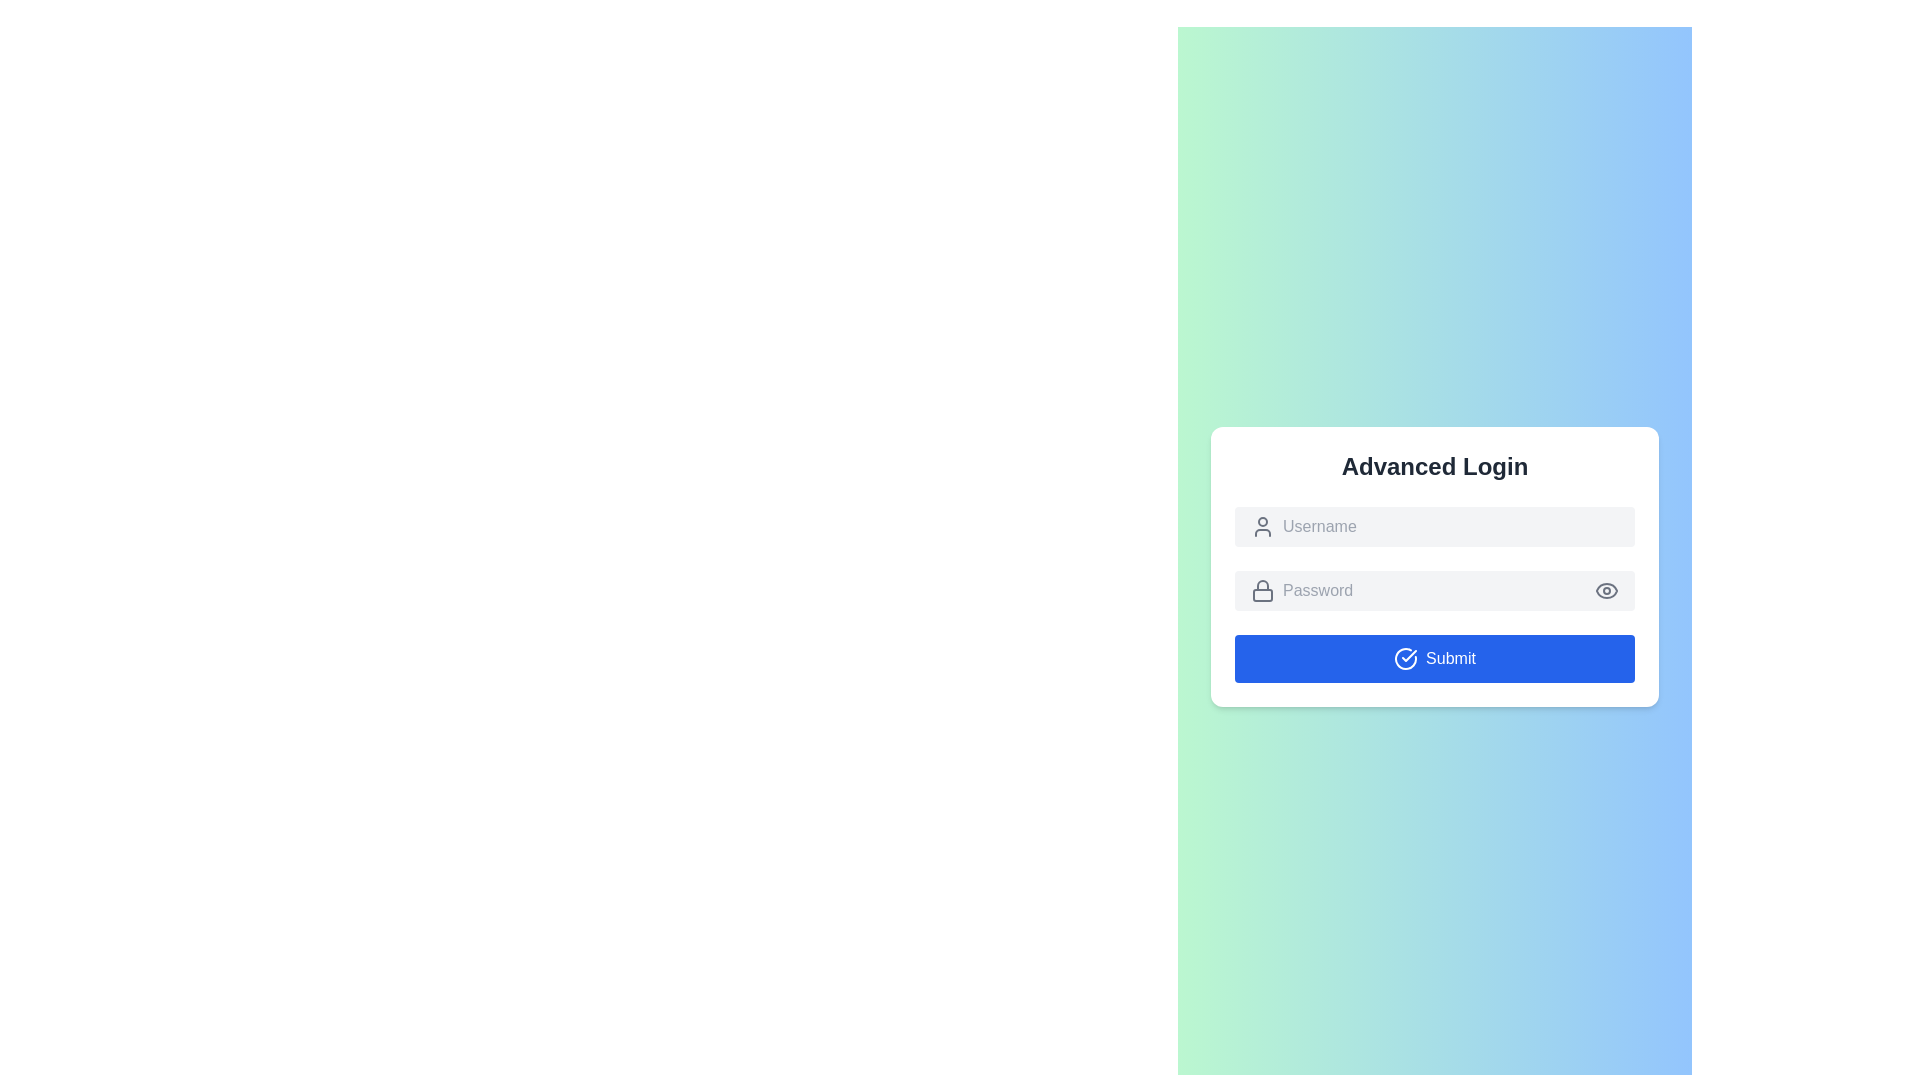  What do you see at coordinates (1434, 567) in the screenshot?
I see `the Password input field located below the username field and above the submit button in the 'Advanced Login' card` at bounding box center [1434, 567].